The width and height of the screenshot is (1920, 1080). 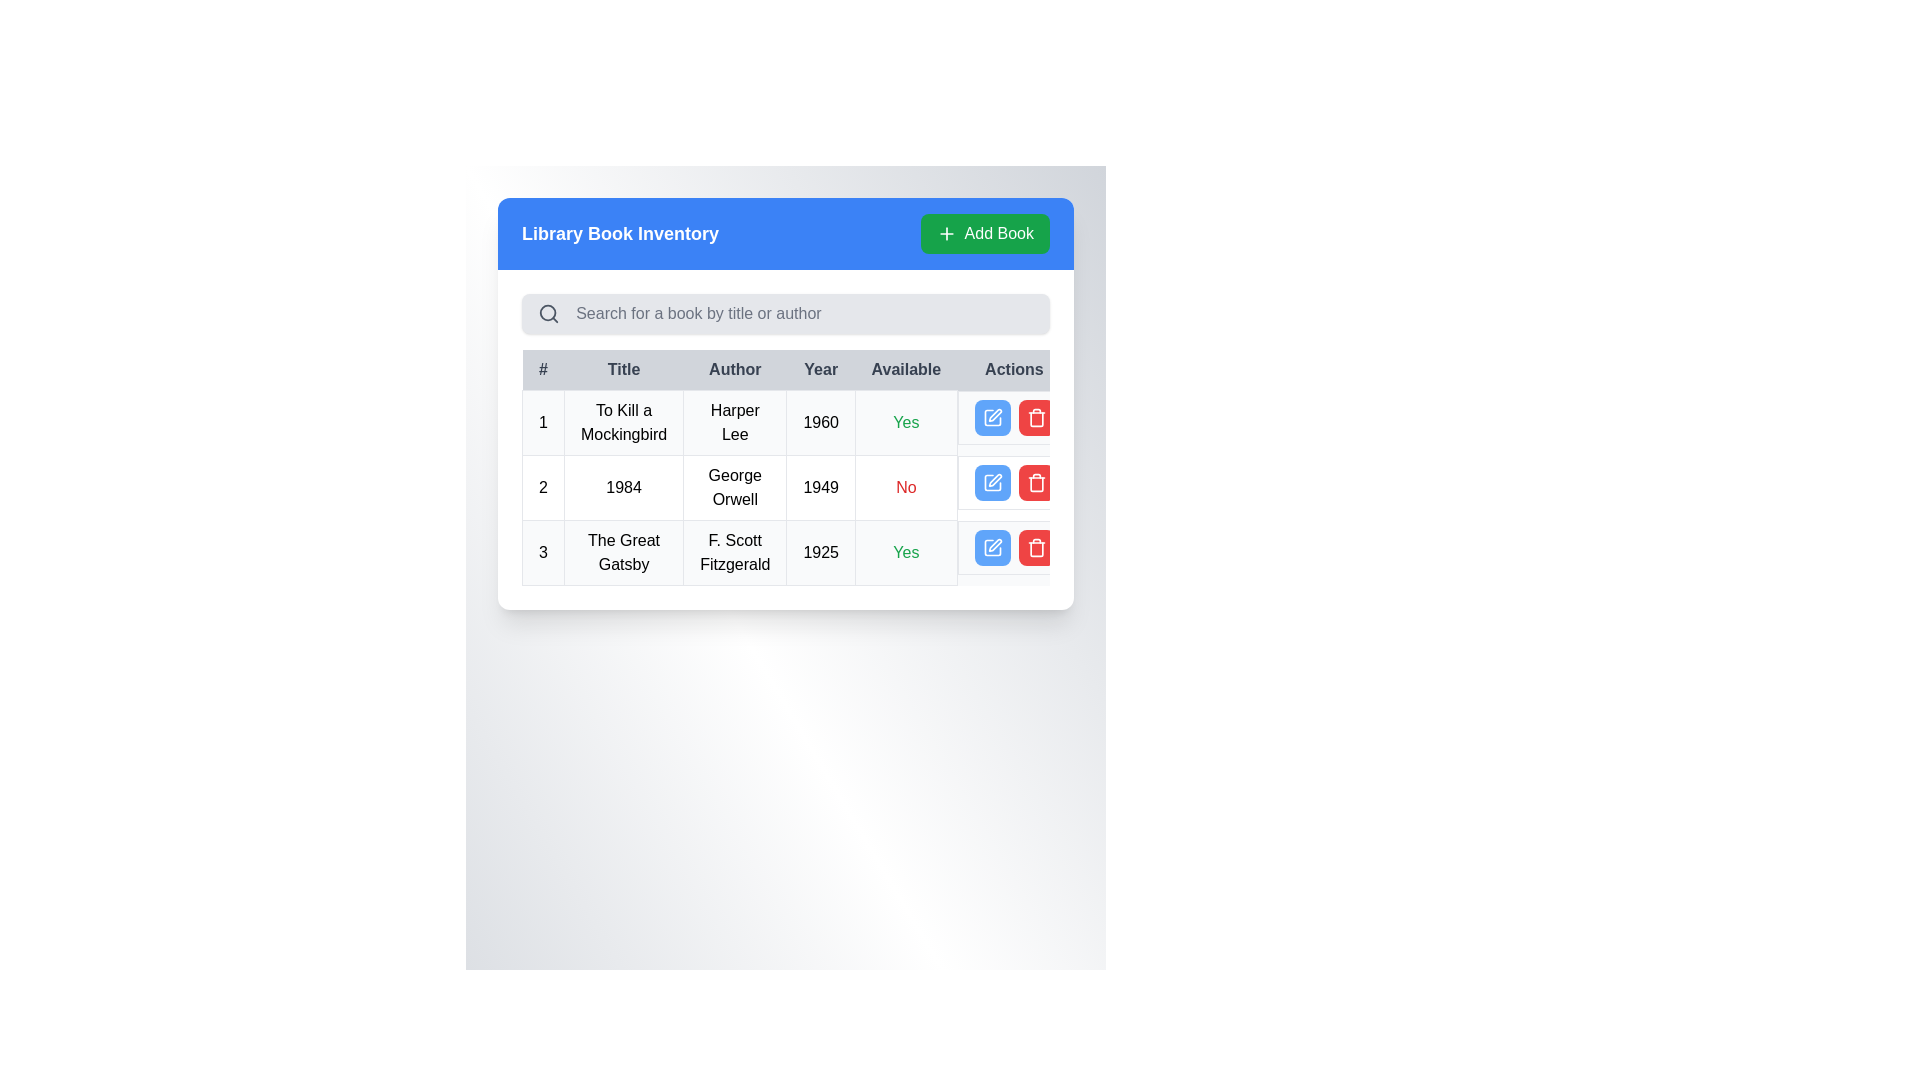 I want to click on the table cell representing the publication year of the book '1984' by George Orwell in the library inventory table, located in the fourth column of the second row, so click(x=821, y=488).